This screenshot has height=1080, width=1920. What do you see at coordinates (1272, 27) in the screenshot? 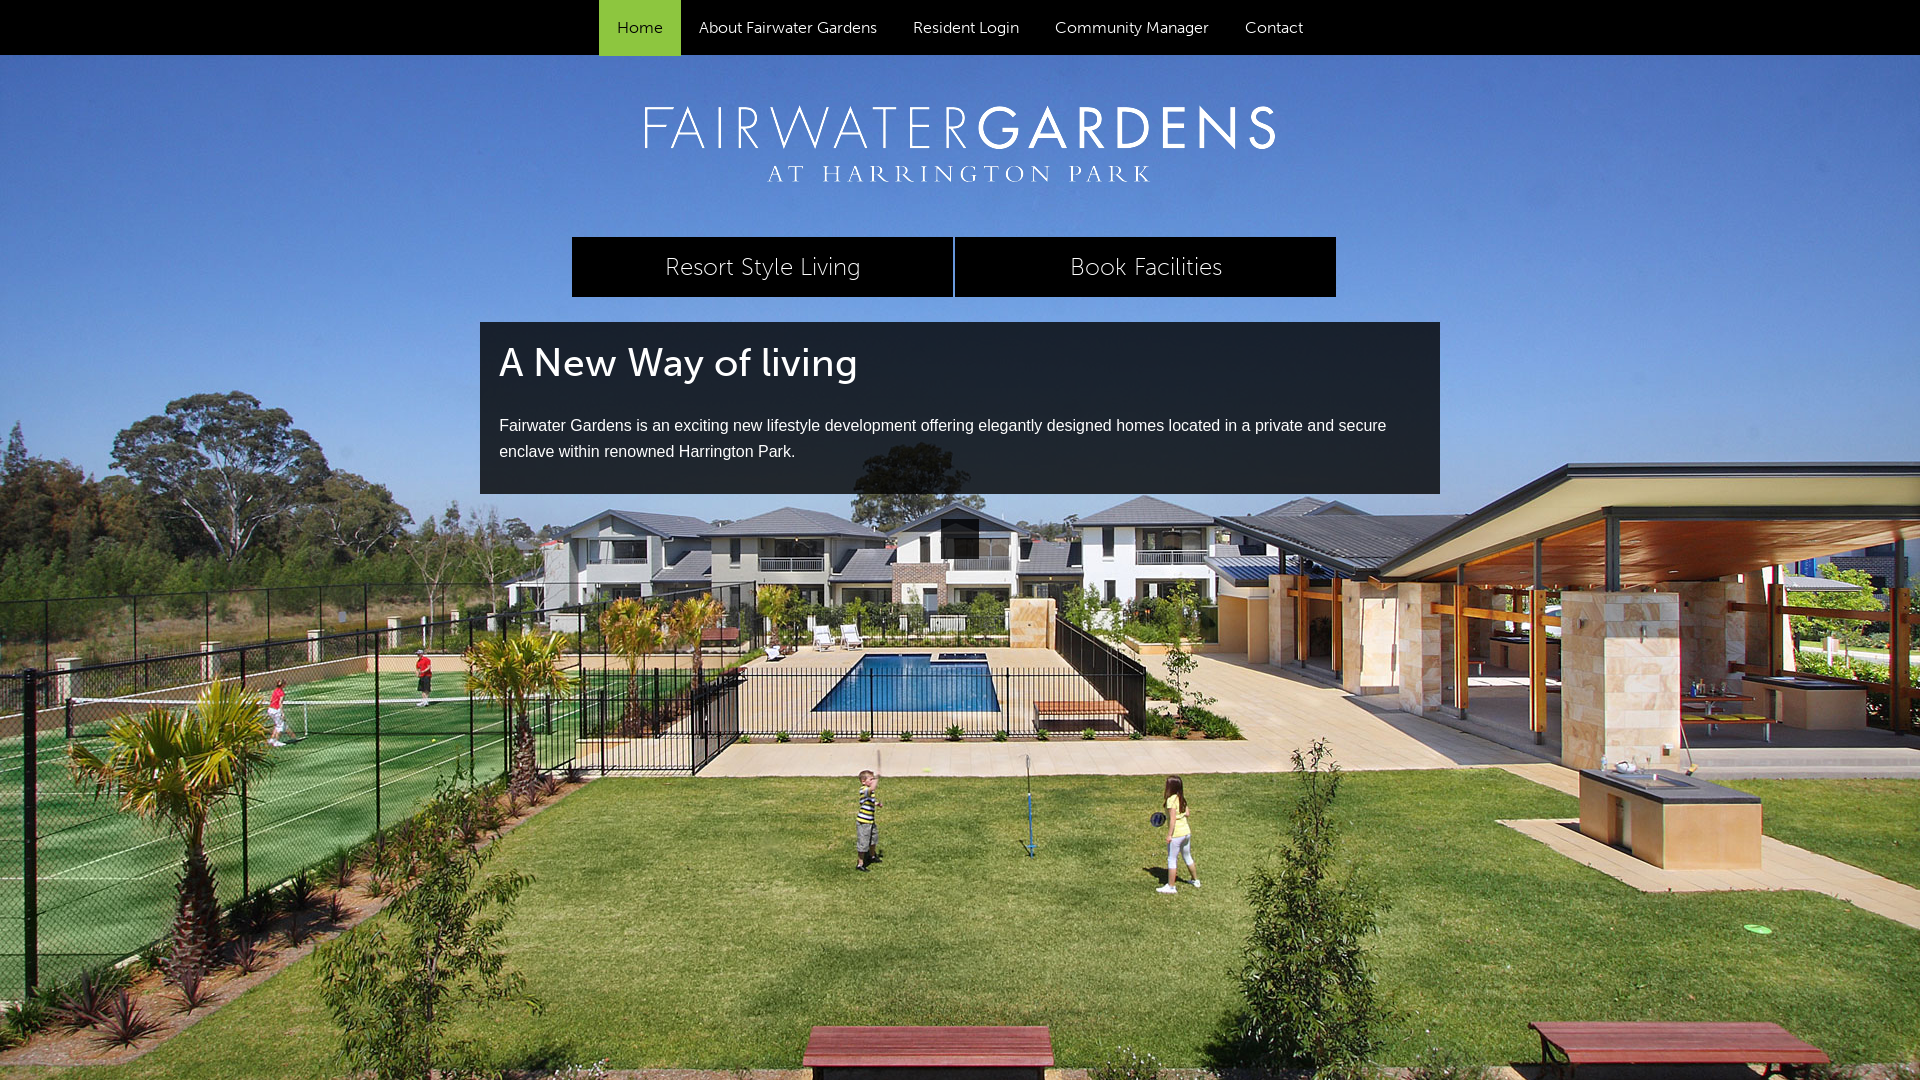
I see `'Contact'` at bounding box center [1272, 27].